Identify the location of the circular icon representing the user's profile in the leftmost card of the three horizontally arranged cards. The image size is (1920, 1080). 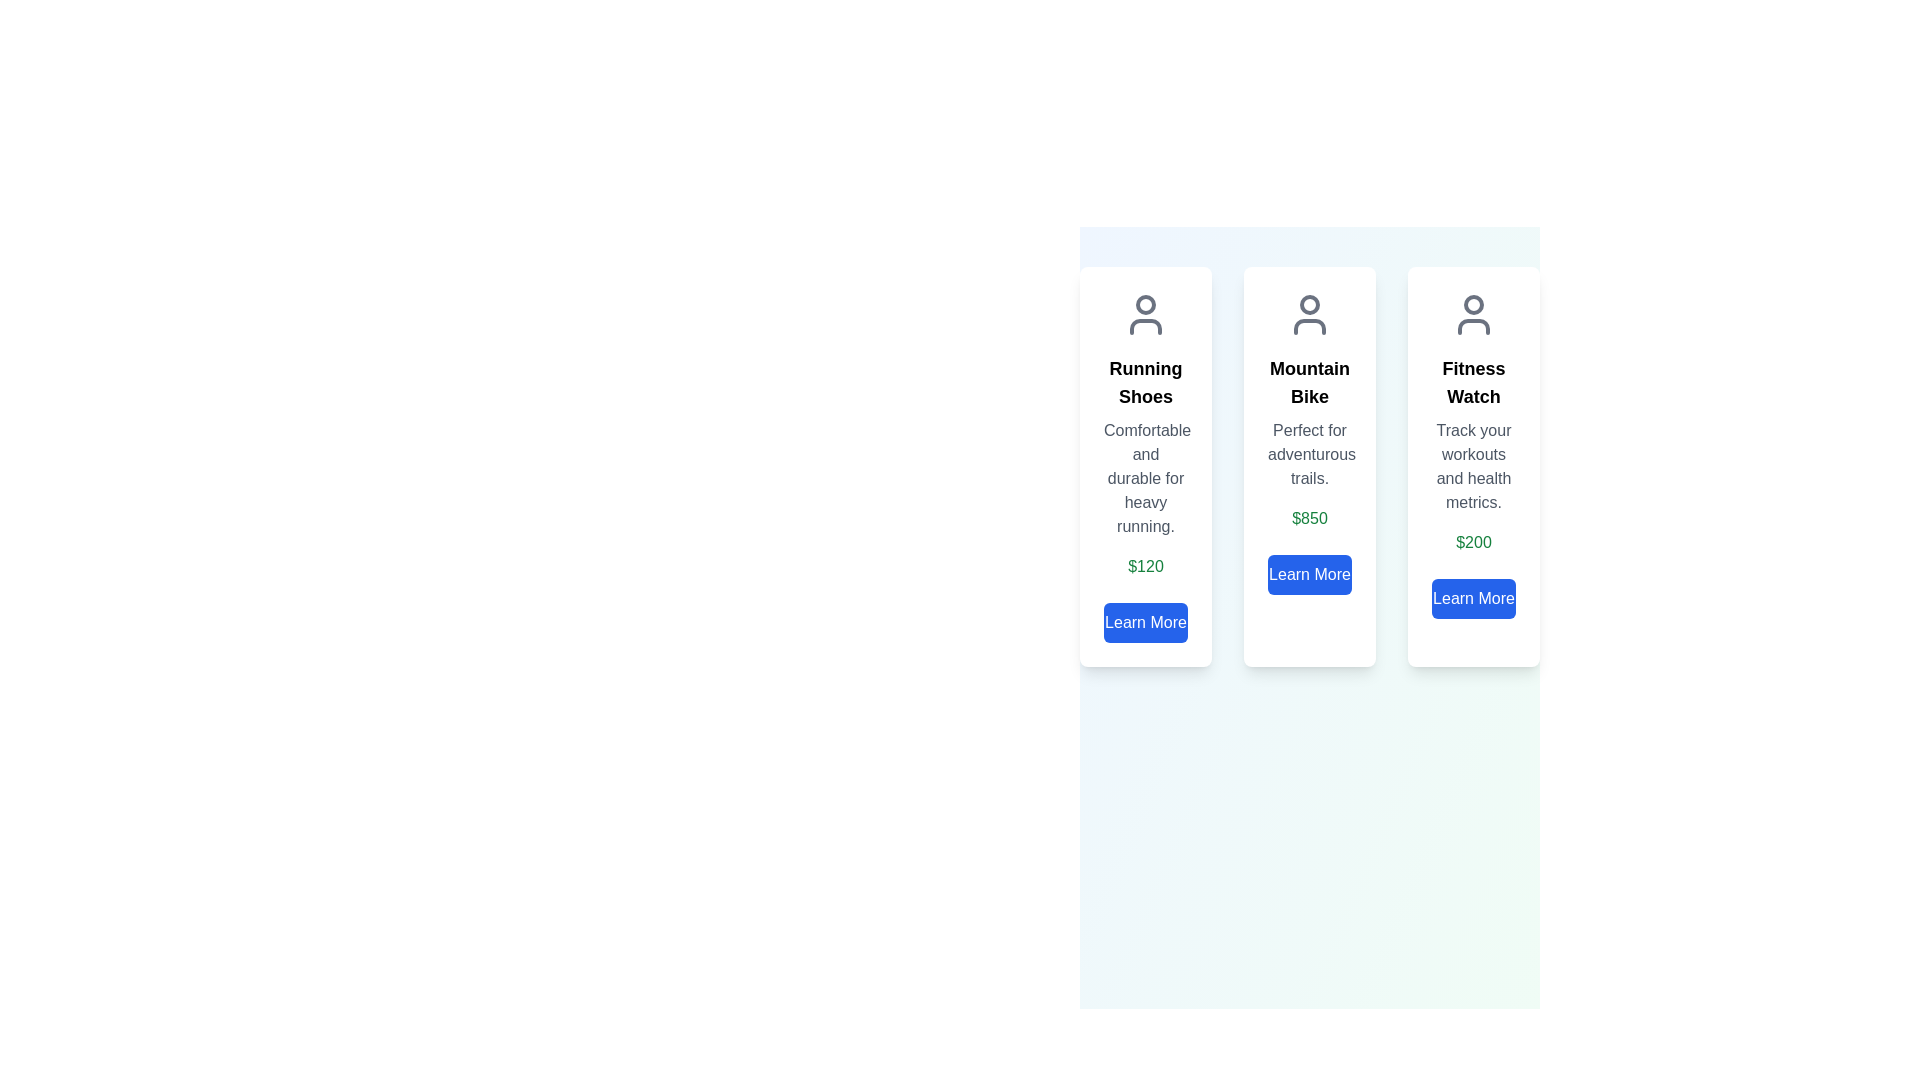
(1146, 304).